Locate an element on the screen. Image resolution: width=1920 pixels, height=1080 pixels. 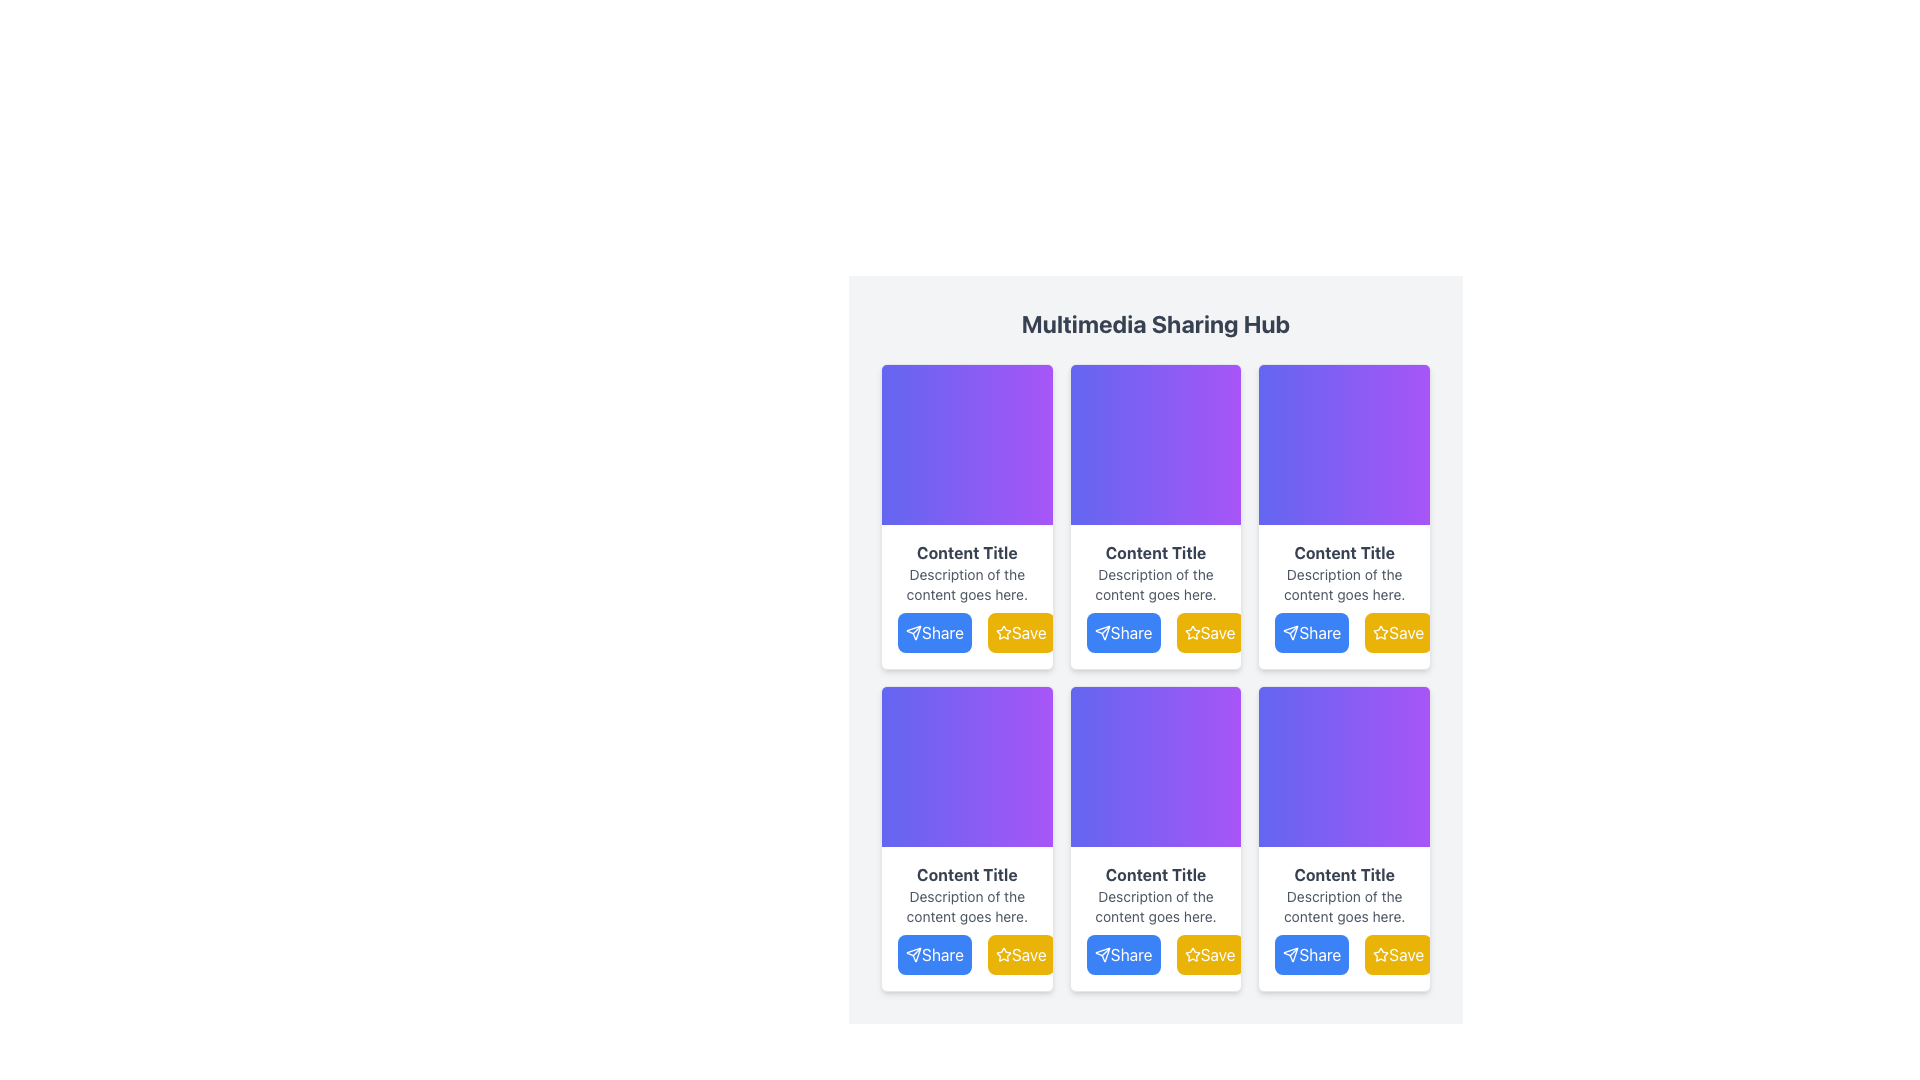
the blue arrowhead icon button styled as a forward-facing paper airplane located at the bottom-left corner of the third card in the top row to initiate sharing is located at coordinates (912, 632).